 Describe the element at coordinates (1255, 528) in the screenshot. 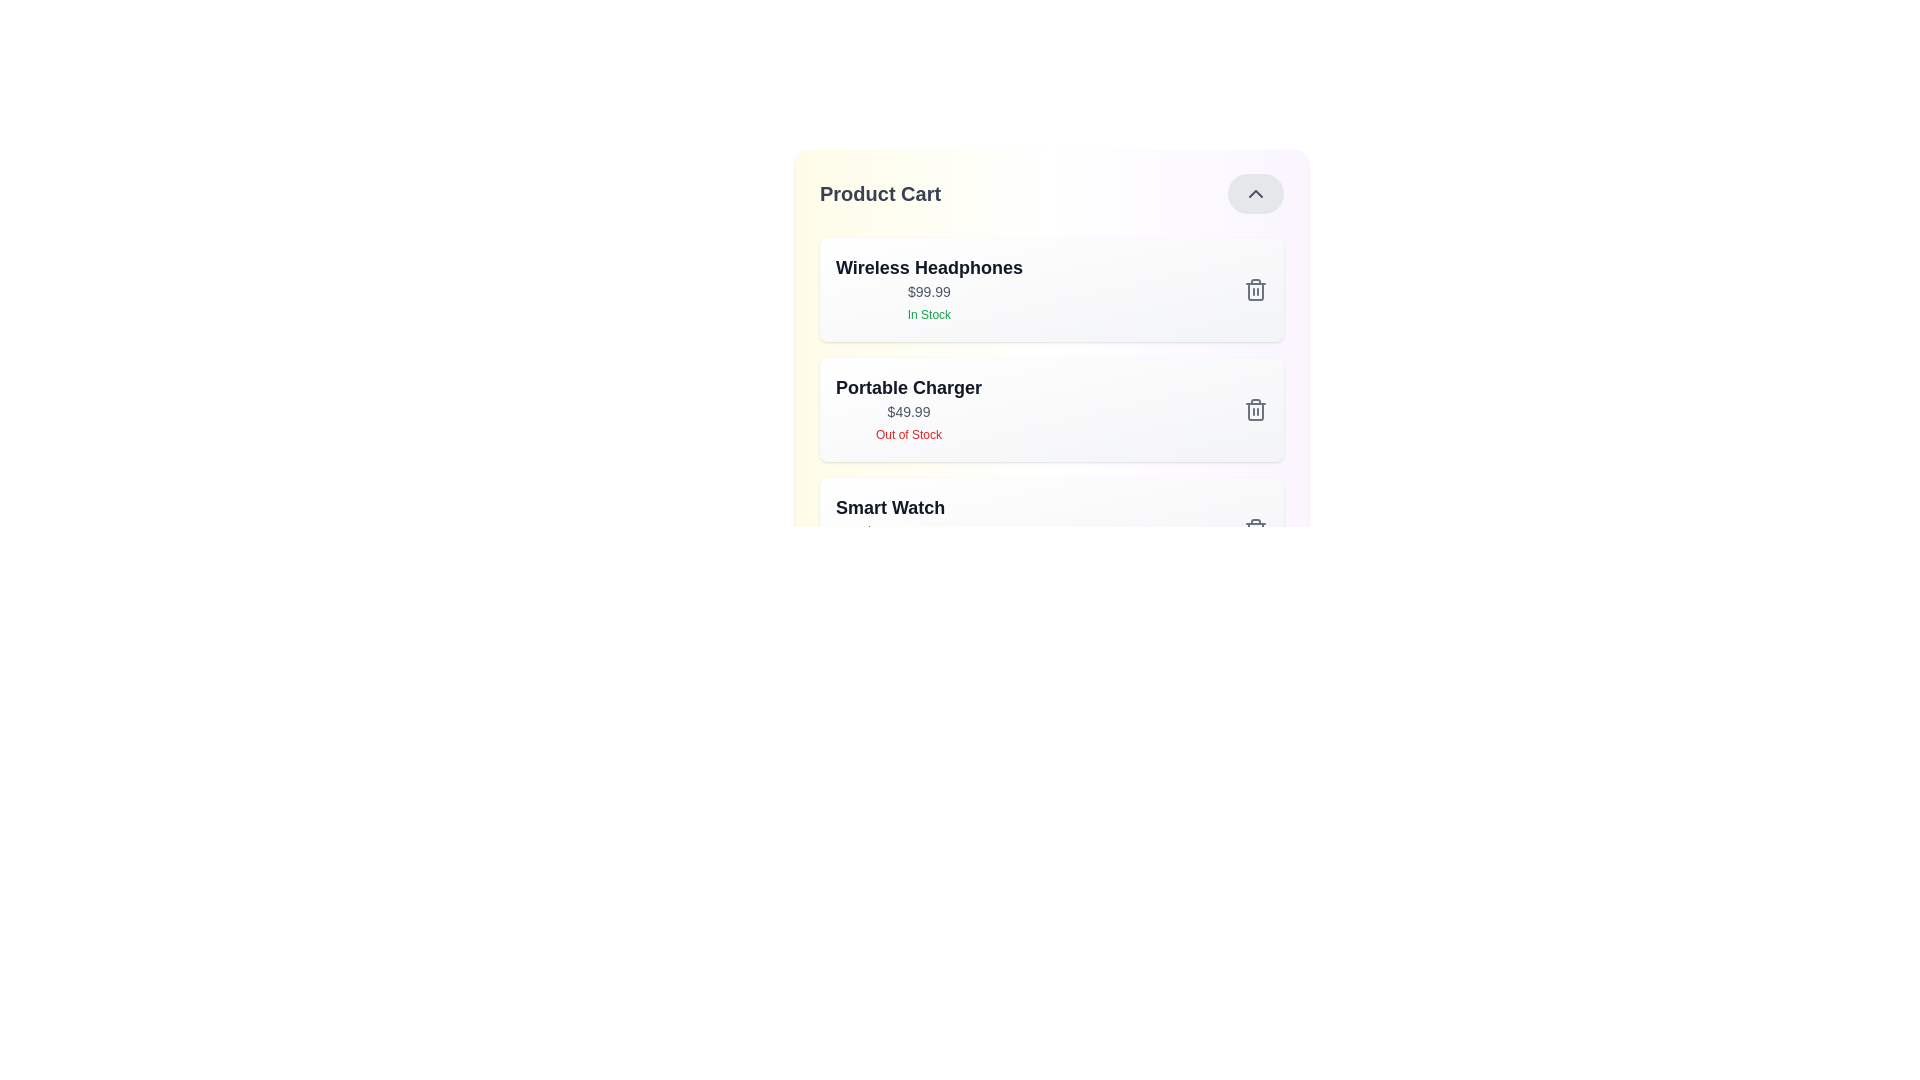

I see `trash icon for Smart Watch to remove it from the cart` at that location.